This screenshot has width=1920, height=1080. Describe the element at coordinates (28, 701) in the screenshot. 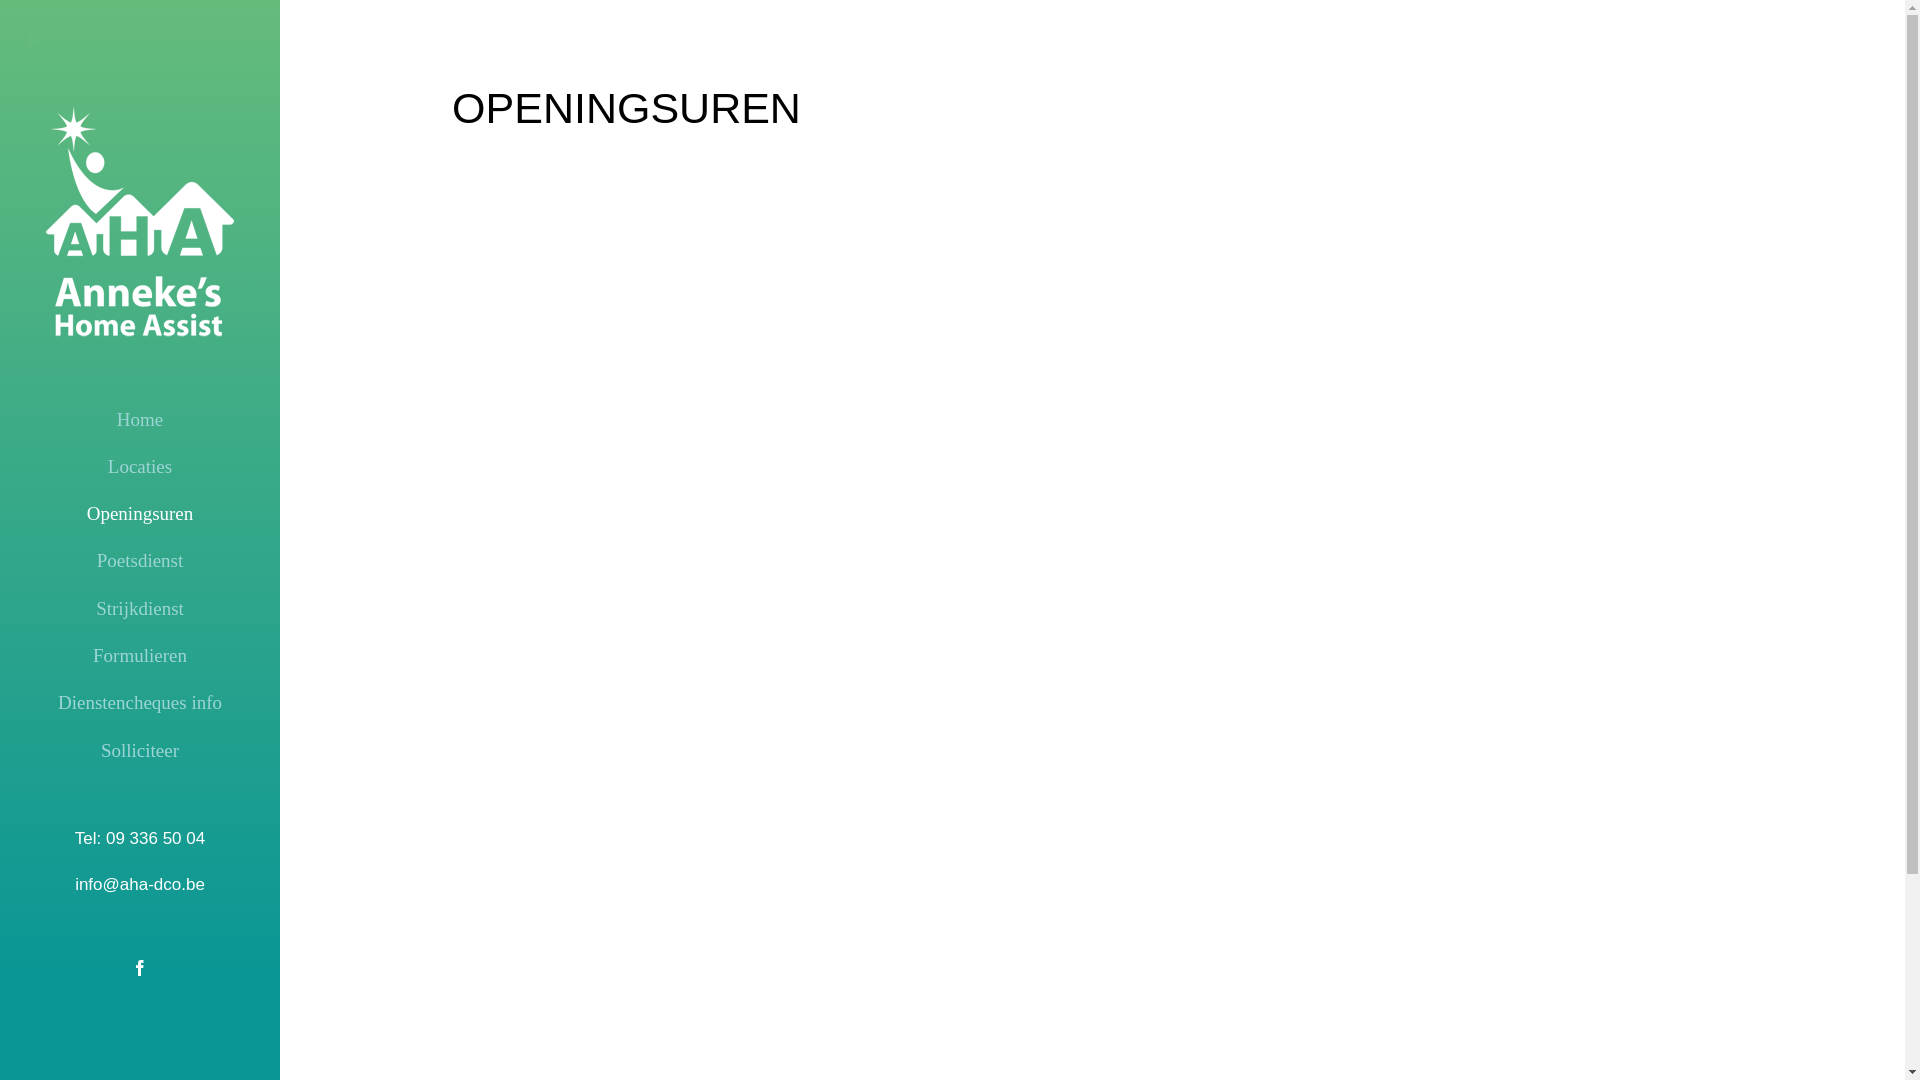

I see `'Dienstencheques info'` at that location.